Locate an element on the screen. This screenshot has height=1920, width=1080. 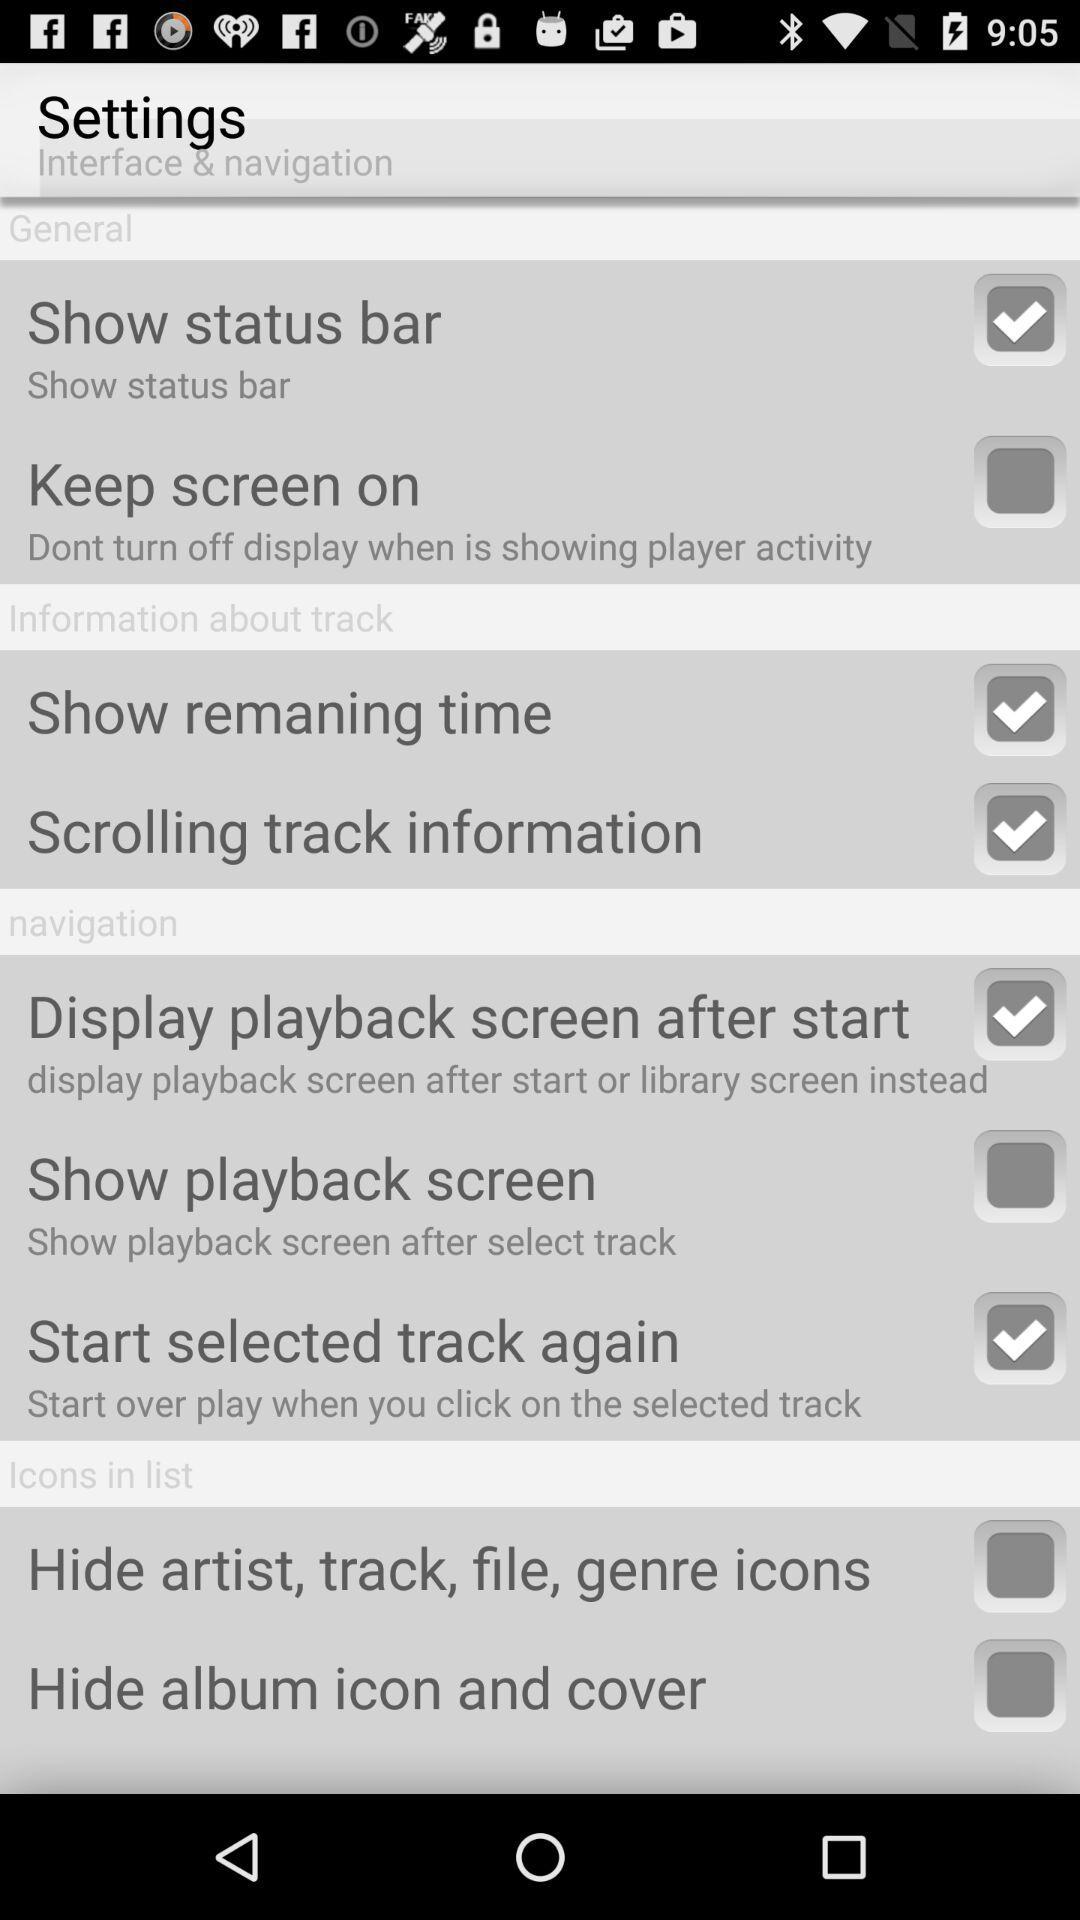
playback screen is located at coordinates (1020, 1176).